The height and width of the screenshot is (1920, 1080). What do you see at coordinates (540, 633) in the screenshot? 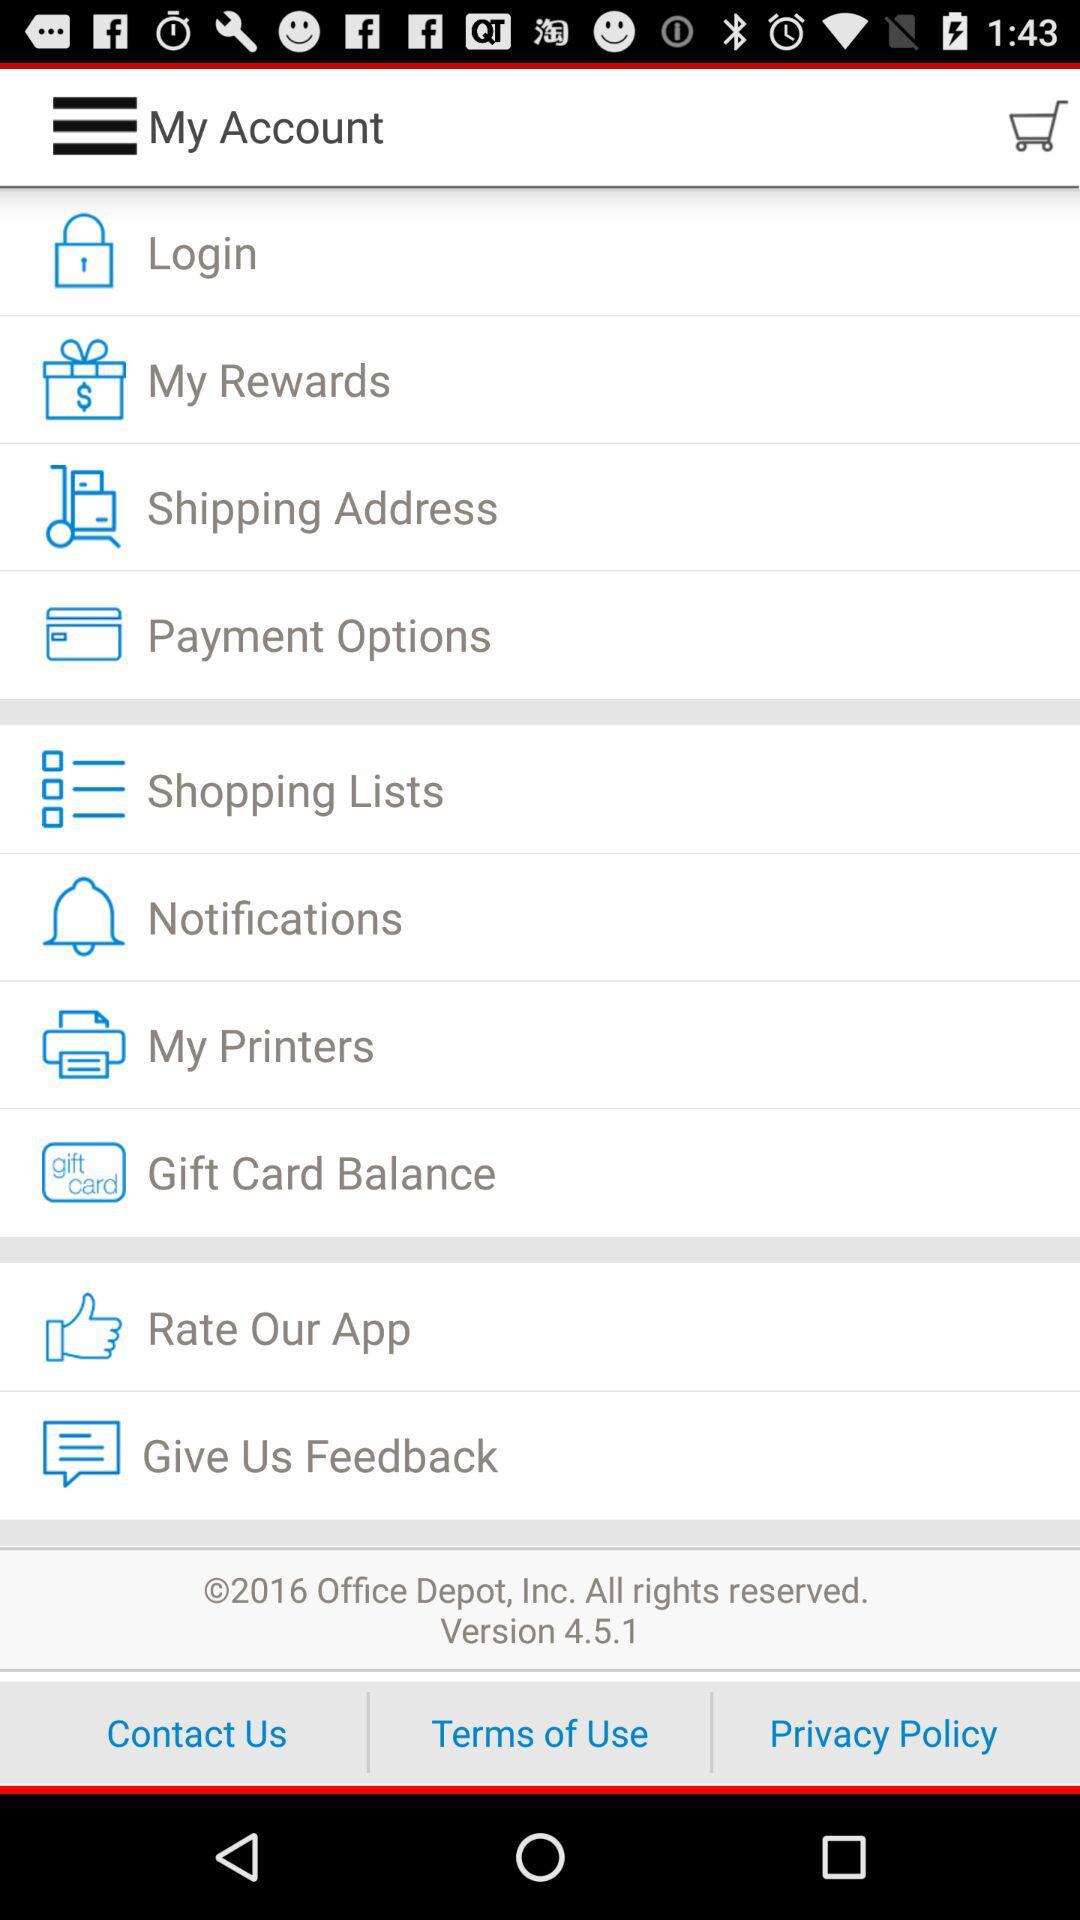
I see `icon below shipping address` at bounding box center [540, 633].